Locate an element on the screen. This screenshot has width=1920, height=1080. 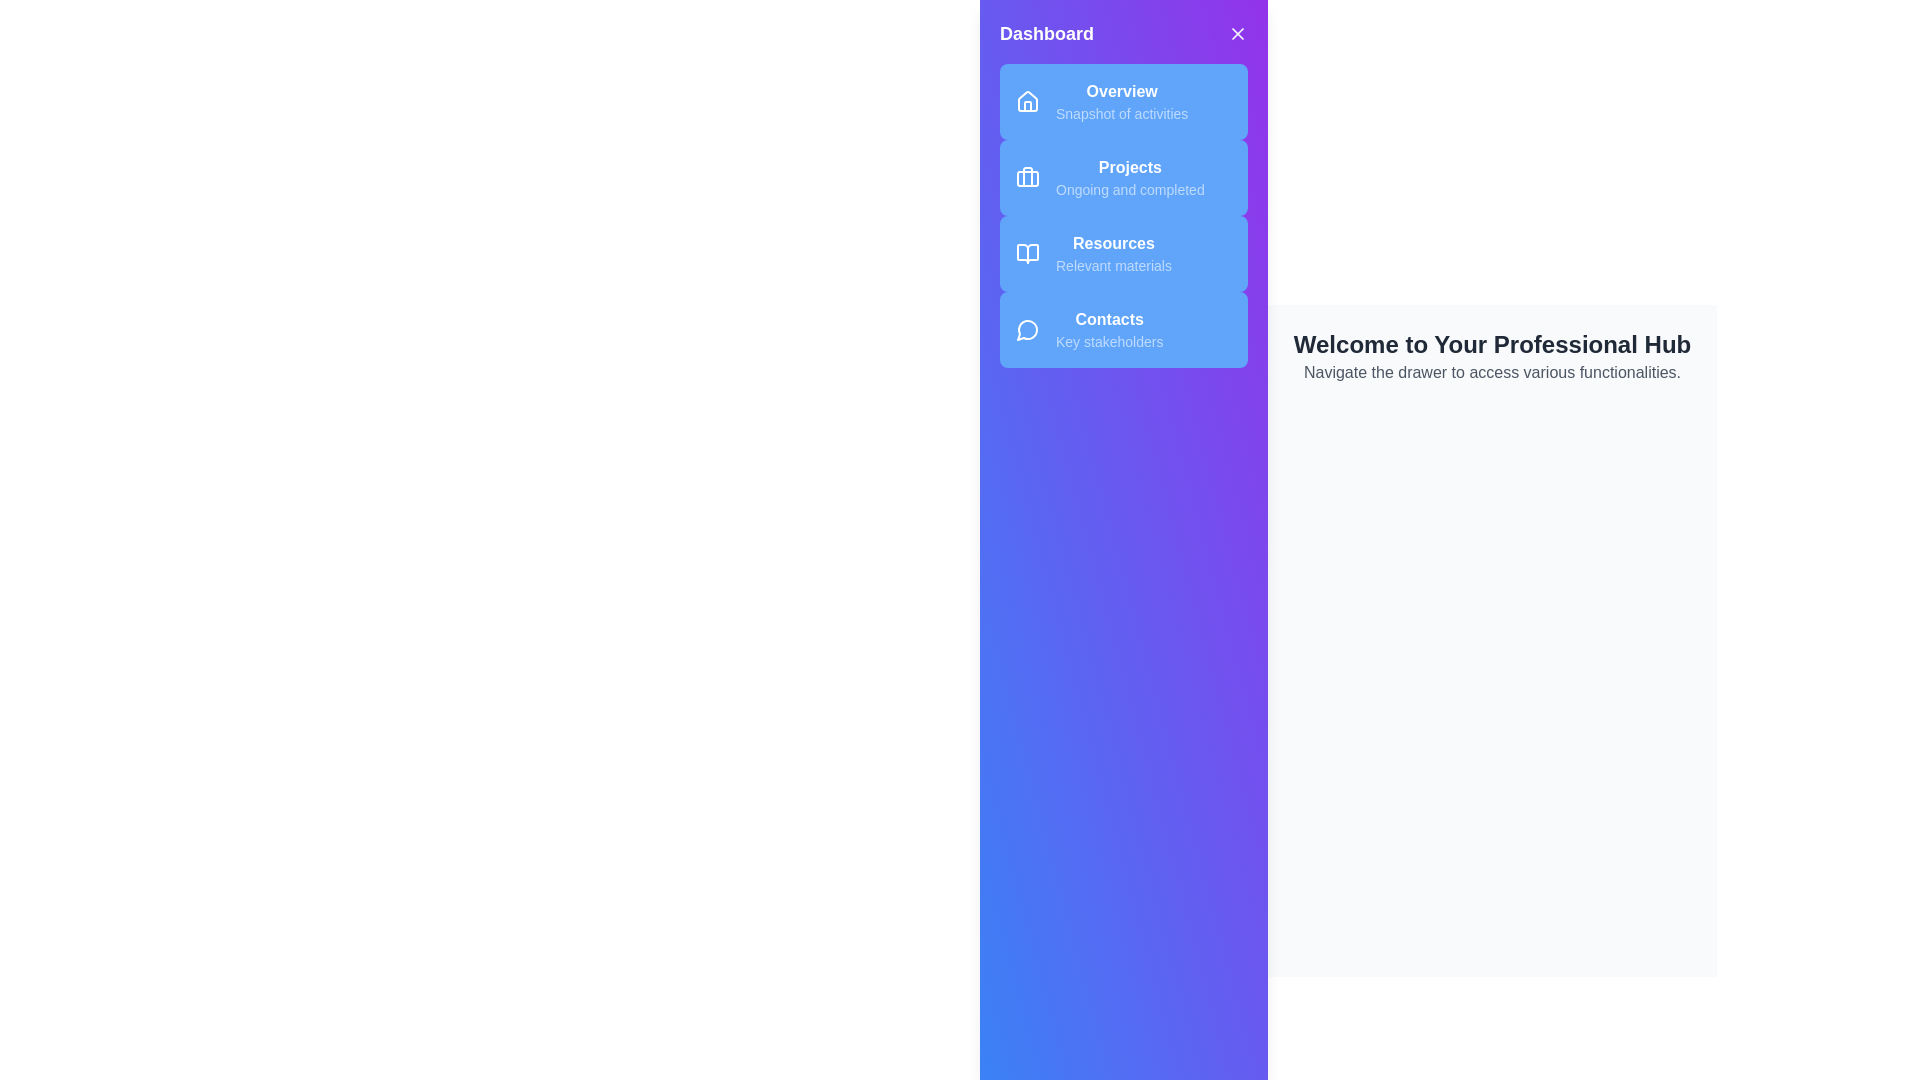
the menu item labeled Resources to navigate to its section is located at coordinates (1123, 253).